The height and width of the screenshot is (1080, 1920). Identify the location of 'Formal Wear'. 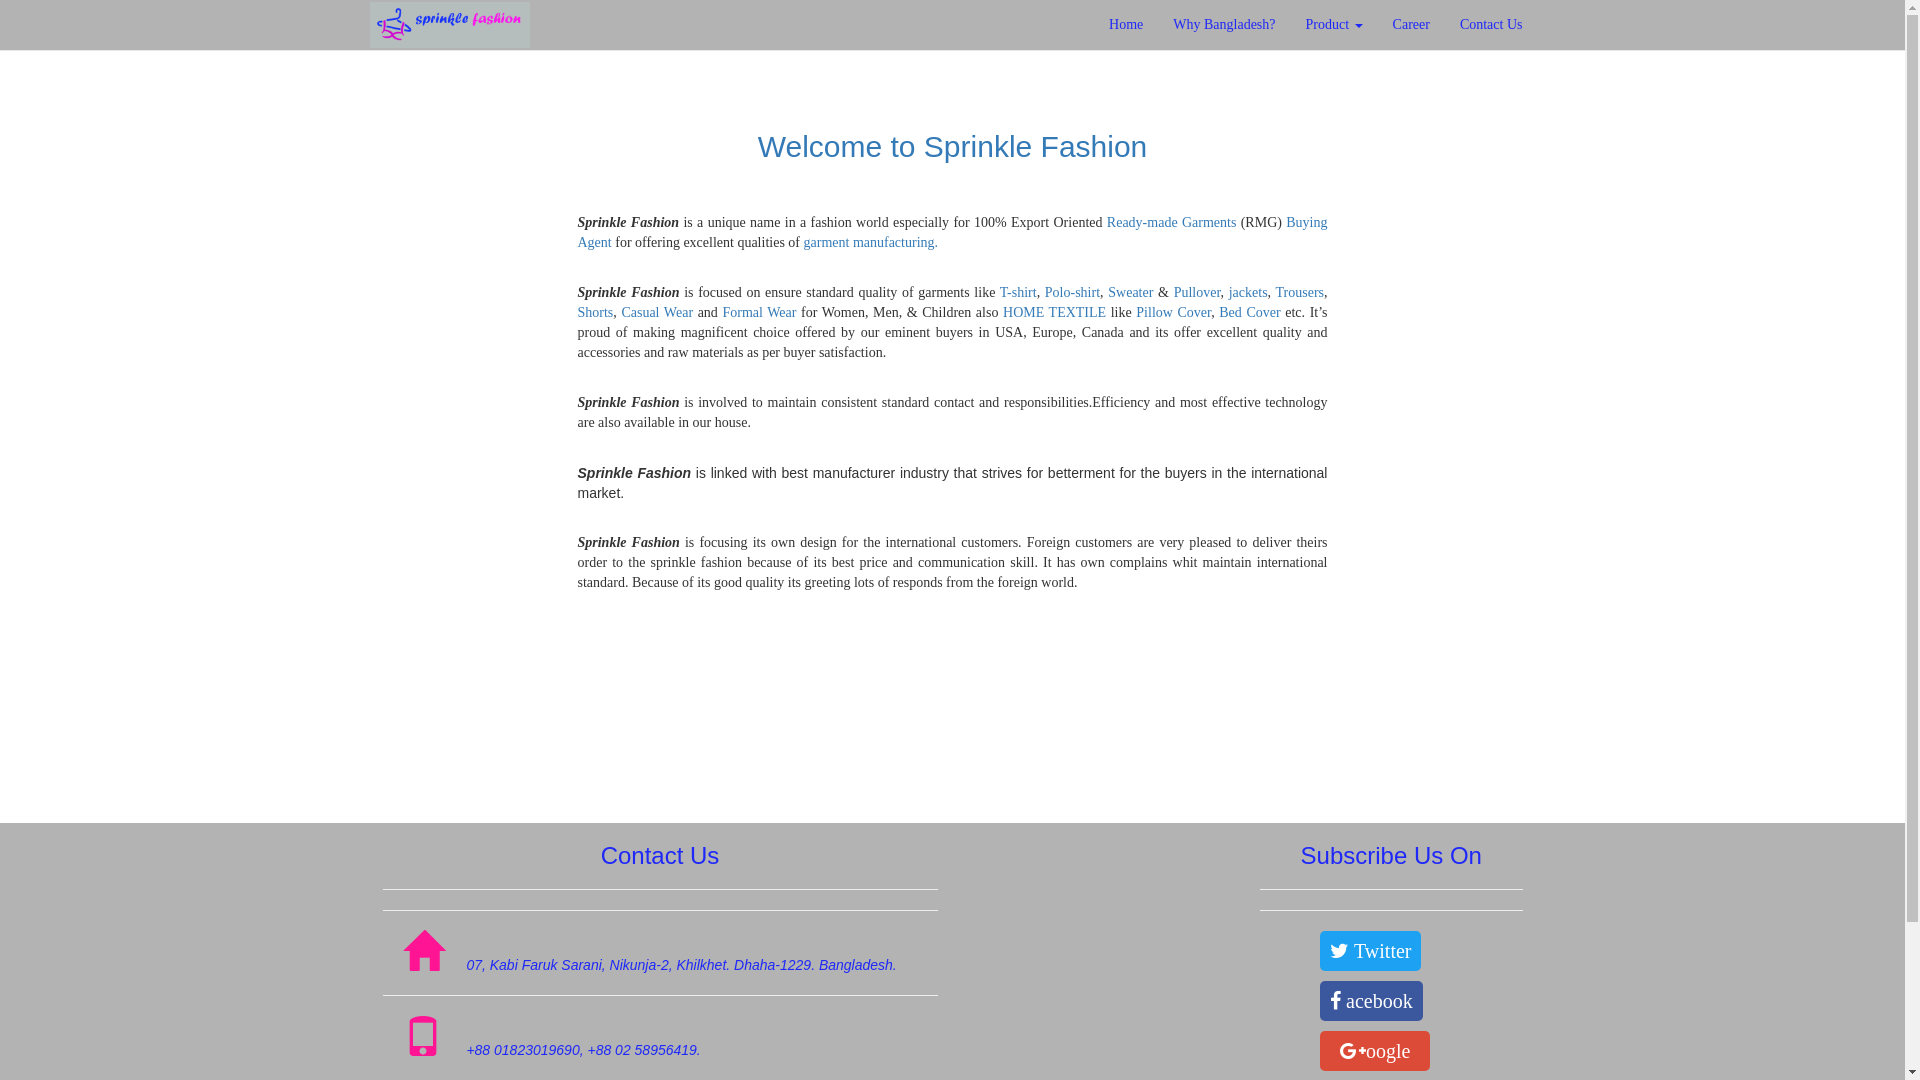
(757, 312).